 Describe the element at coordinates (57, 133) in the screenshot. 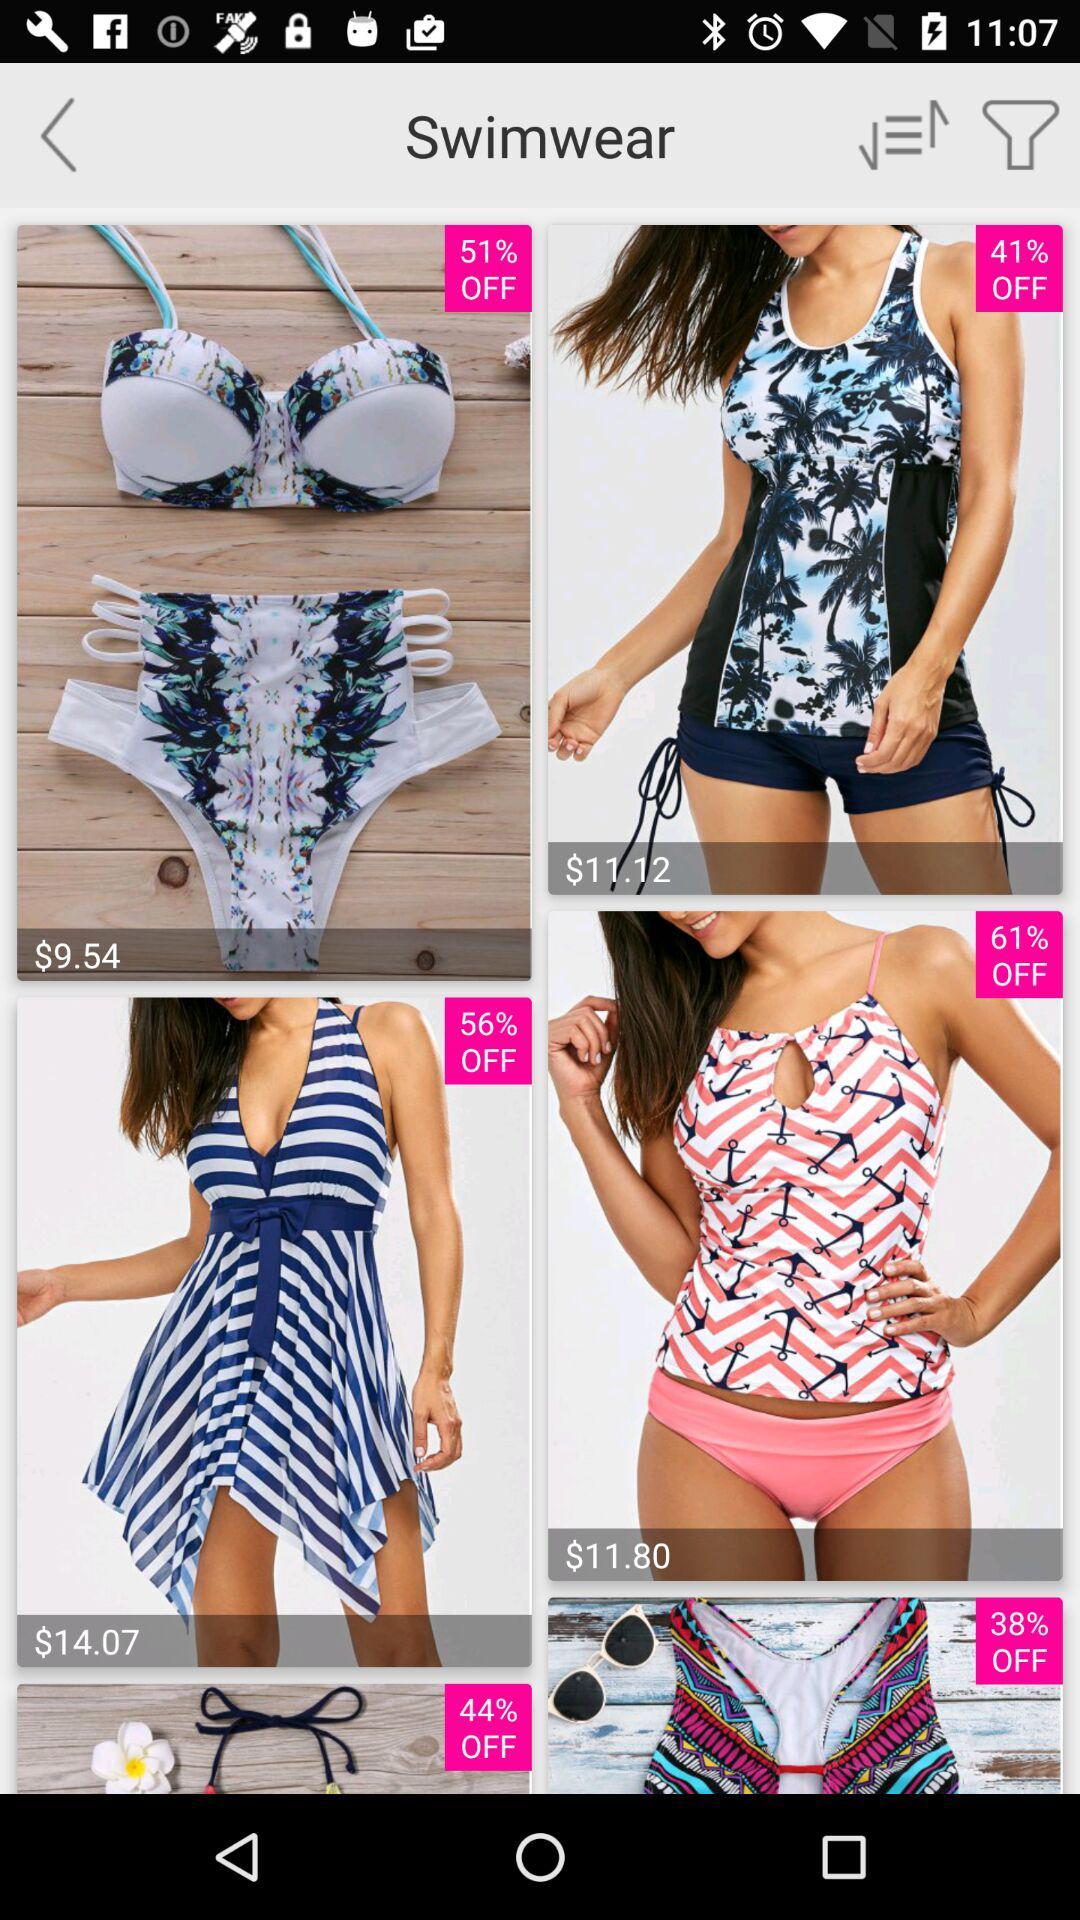

I see `the arrow_backward icon` at that location.